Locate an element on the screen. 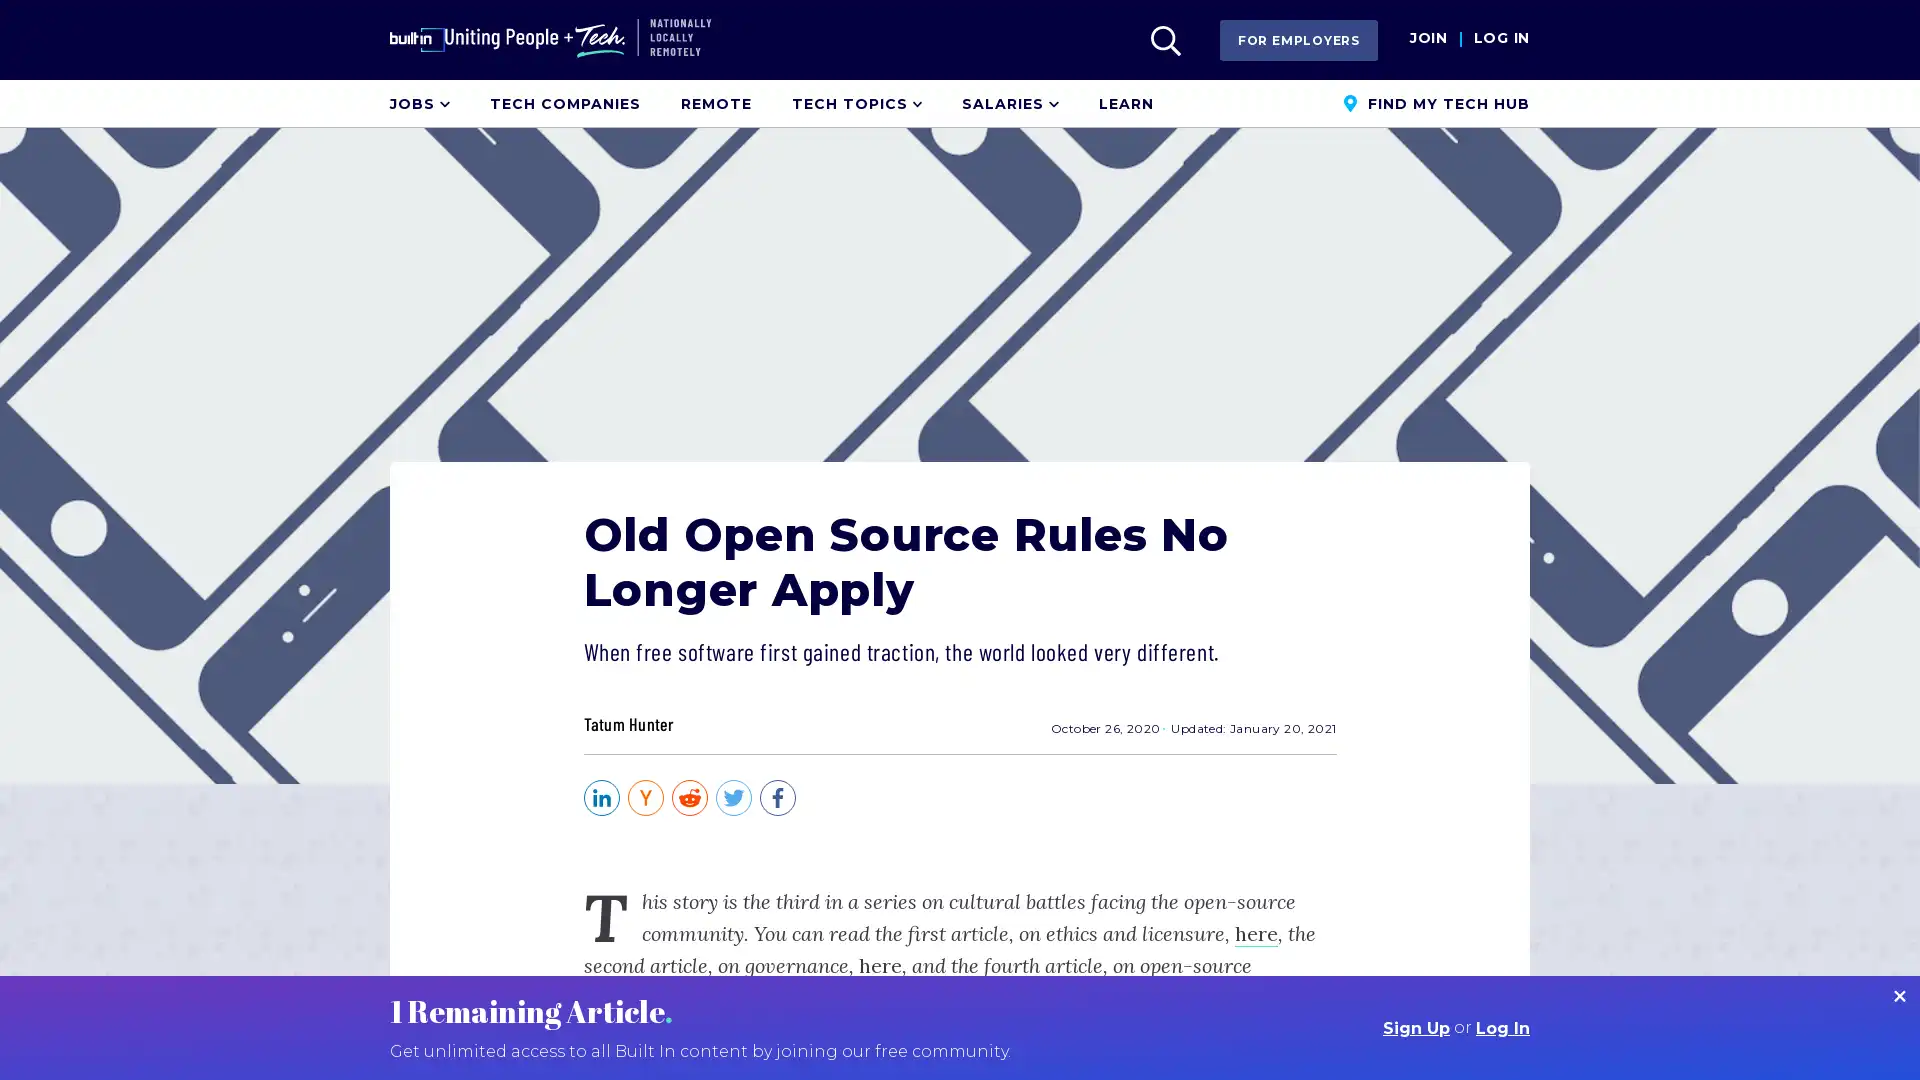  Log In is located at coordinates (1502, 1028).